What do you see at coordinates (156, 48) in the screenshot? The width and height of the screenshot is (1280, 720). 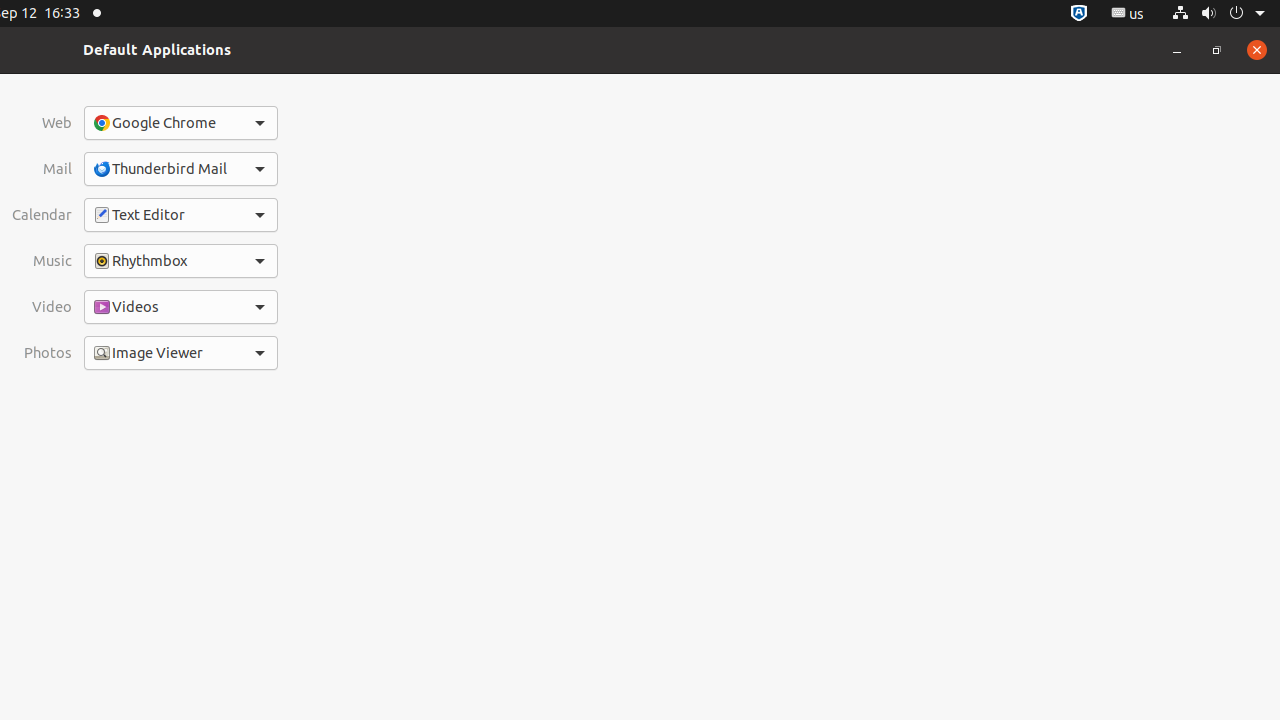 I see `'Default Applications'` at bounding box center [156, 48].